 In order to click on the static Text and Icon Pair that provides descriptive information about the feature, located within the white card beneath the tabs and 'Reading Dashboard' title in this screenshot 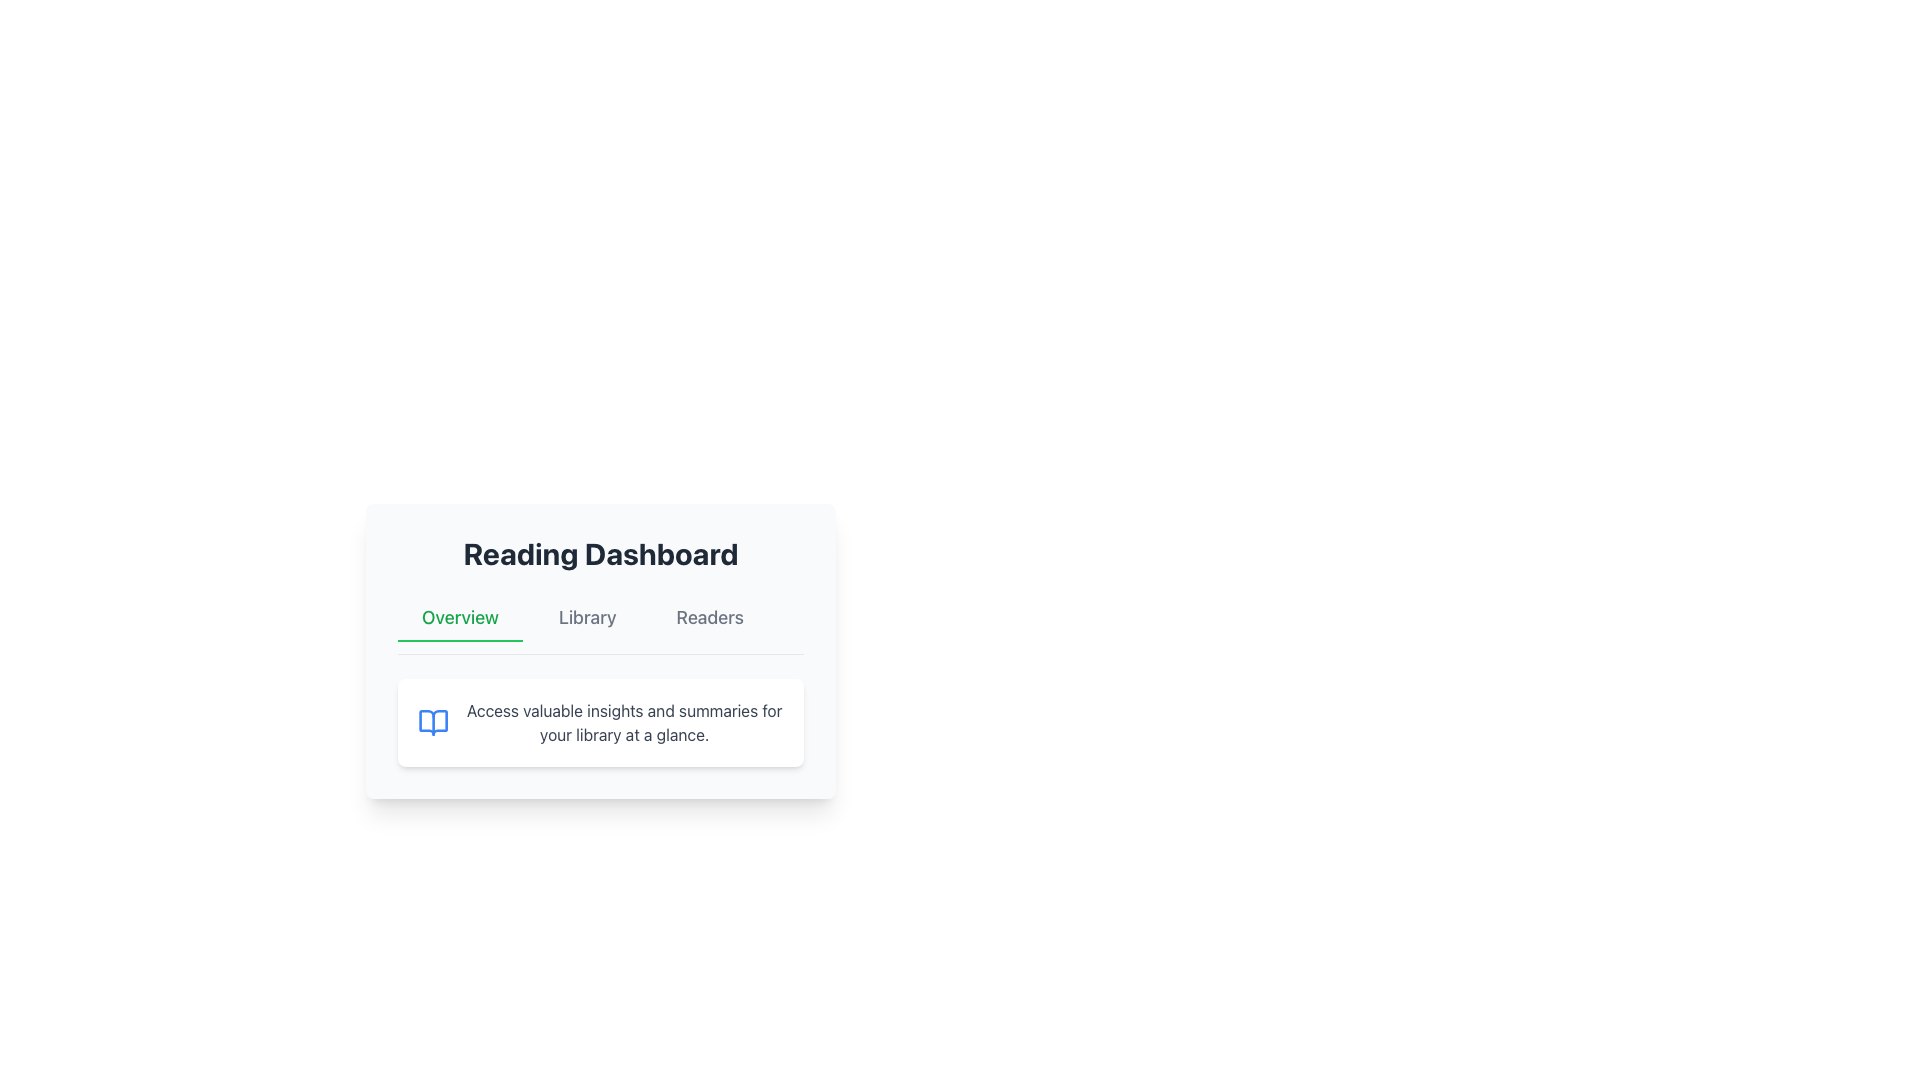, I will do `click(599, 722)`.